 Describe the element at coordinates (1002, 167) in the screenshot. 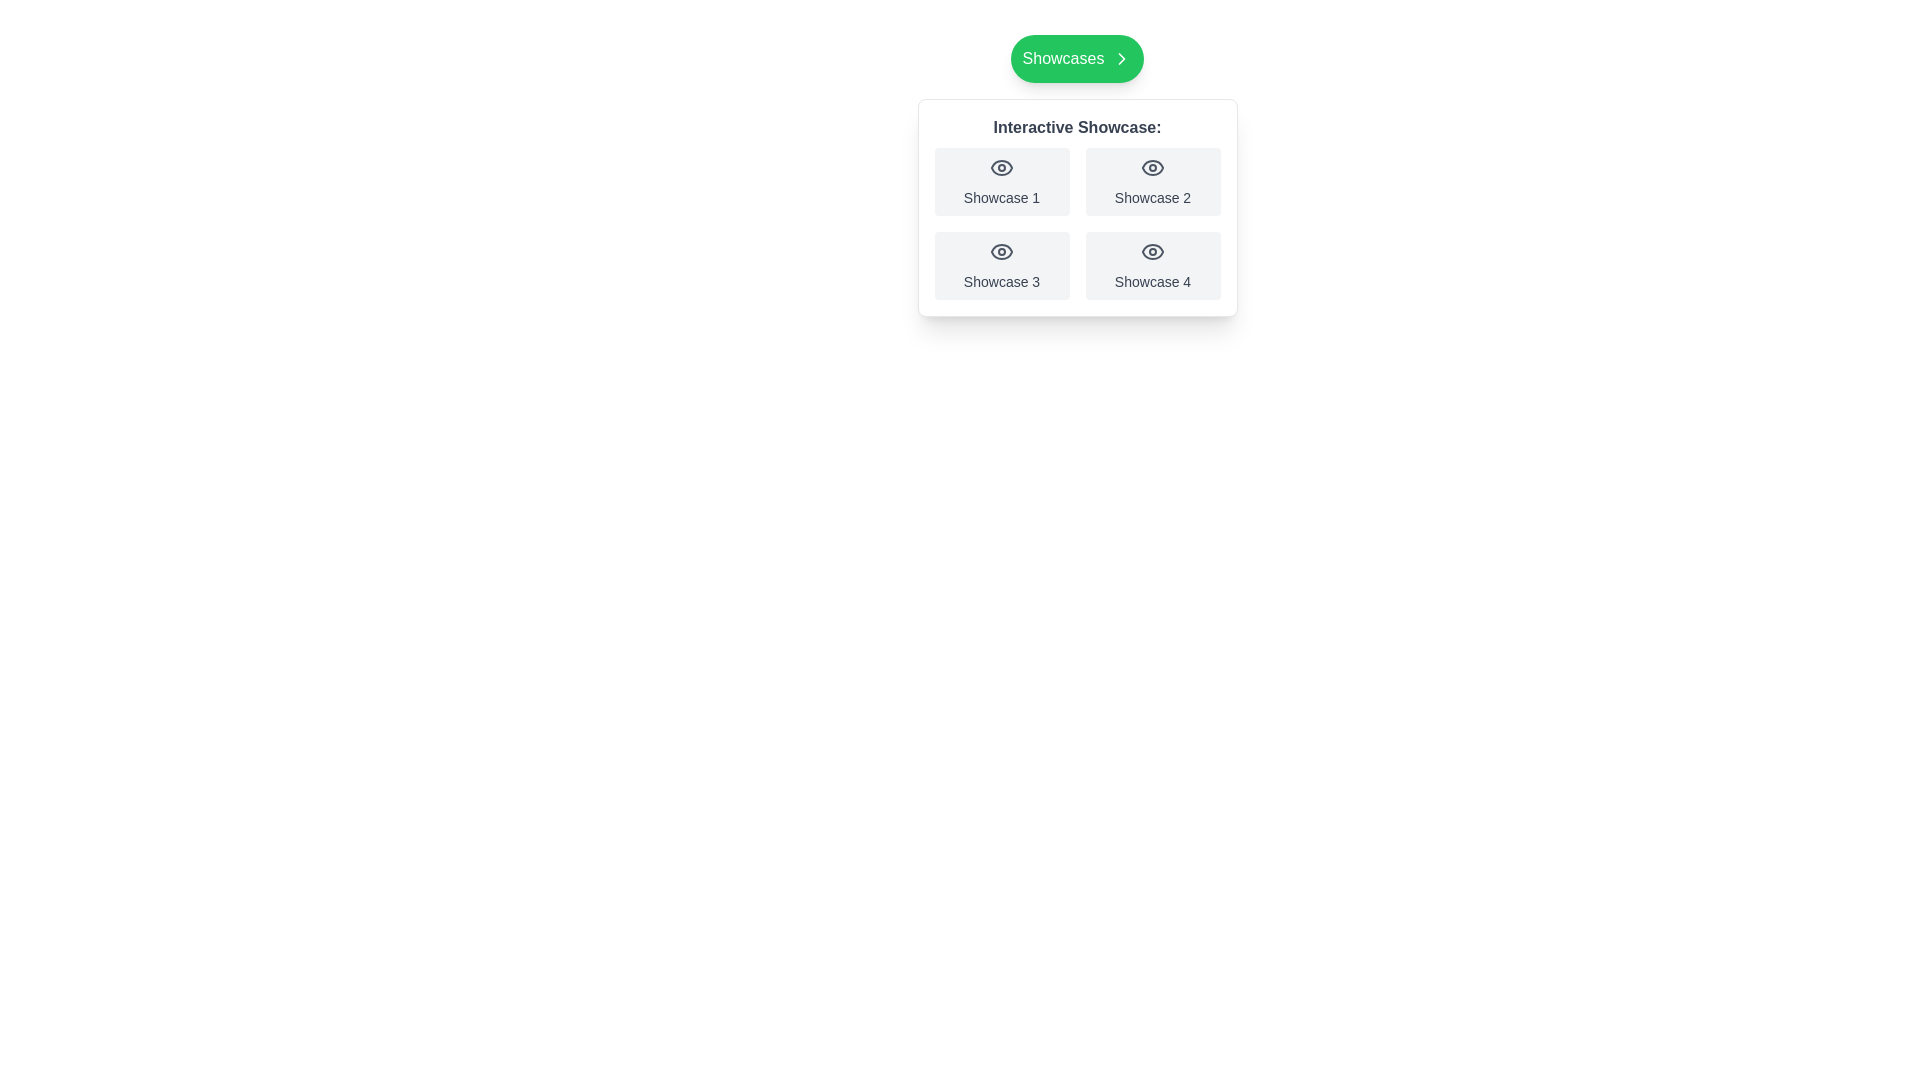

I see `the eye-shaped SVG icon located above the text label 'Showcase 1'` at that location.